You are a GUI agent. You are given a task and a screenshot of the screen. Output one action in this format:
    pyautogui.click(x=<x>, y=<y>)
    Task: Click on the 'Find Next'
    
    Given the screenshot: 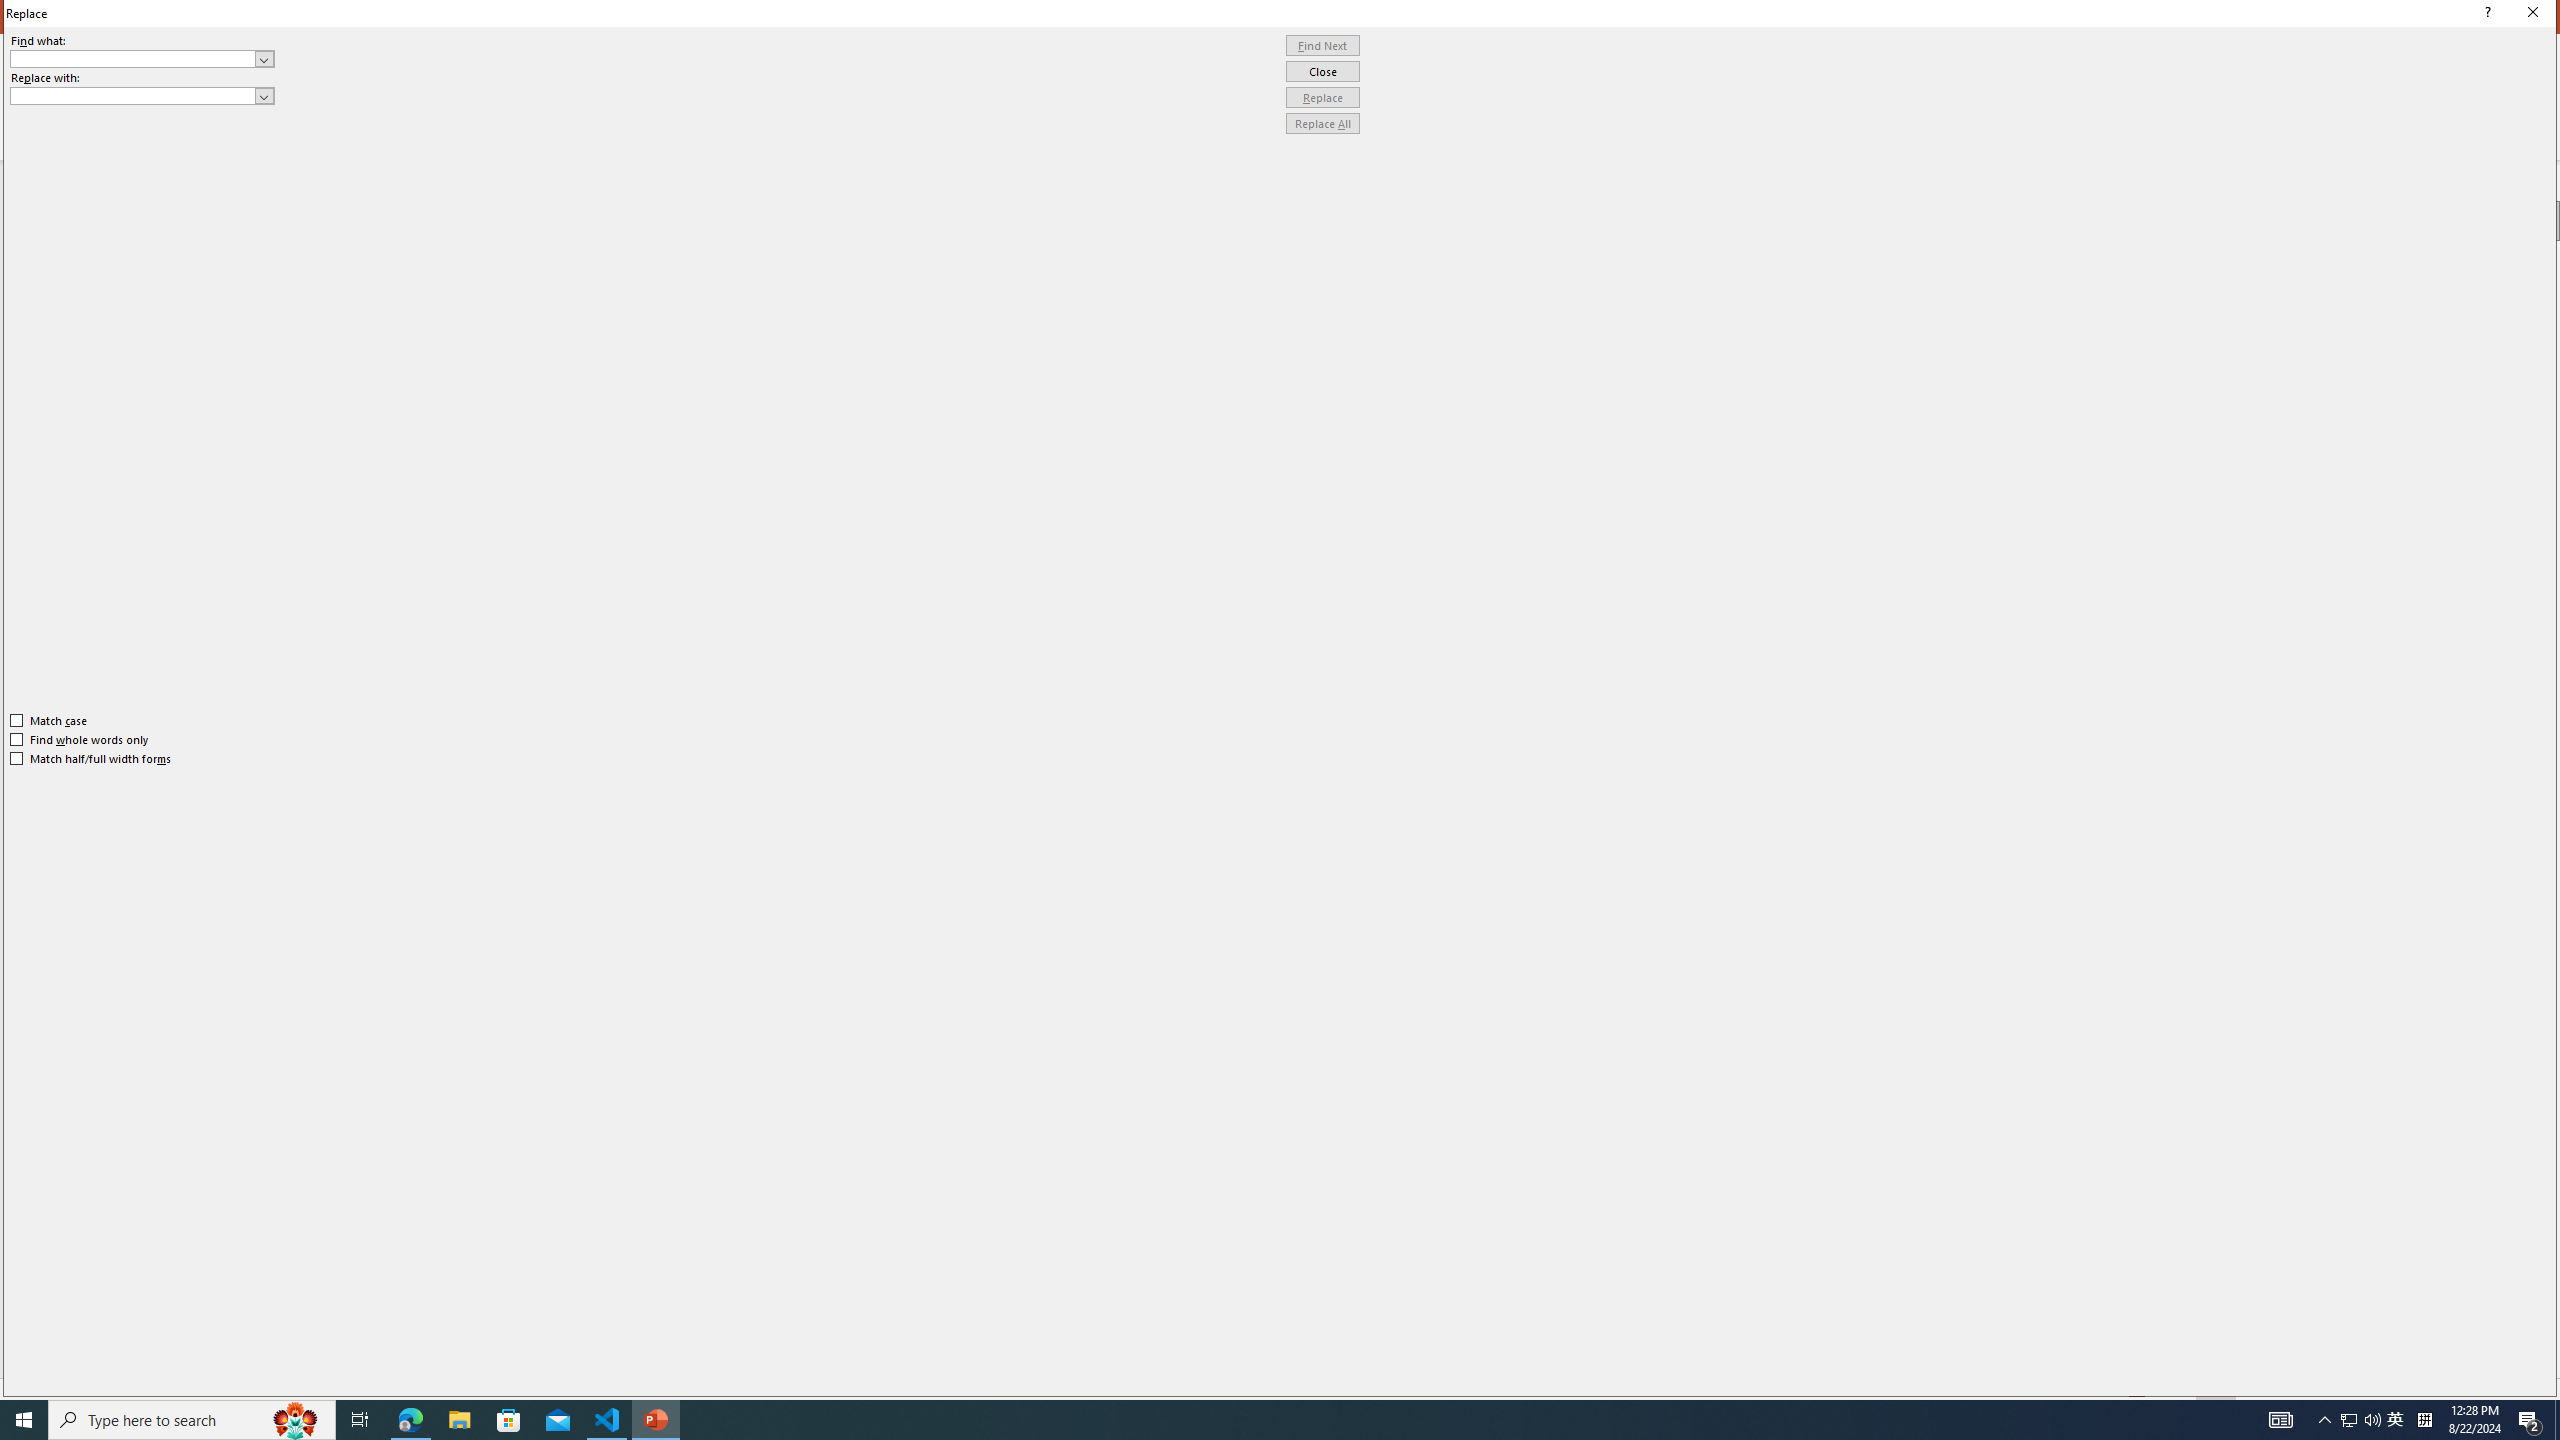 What is the action you would take?
    pyautogui.click(x=1322, y=45)
    